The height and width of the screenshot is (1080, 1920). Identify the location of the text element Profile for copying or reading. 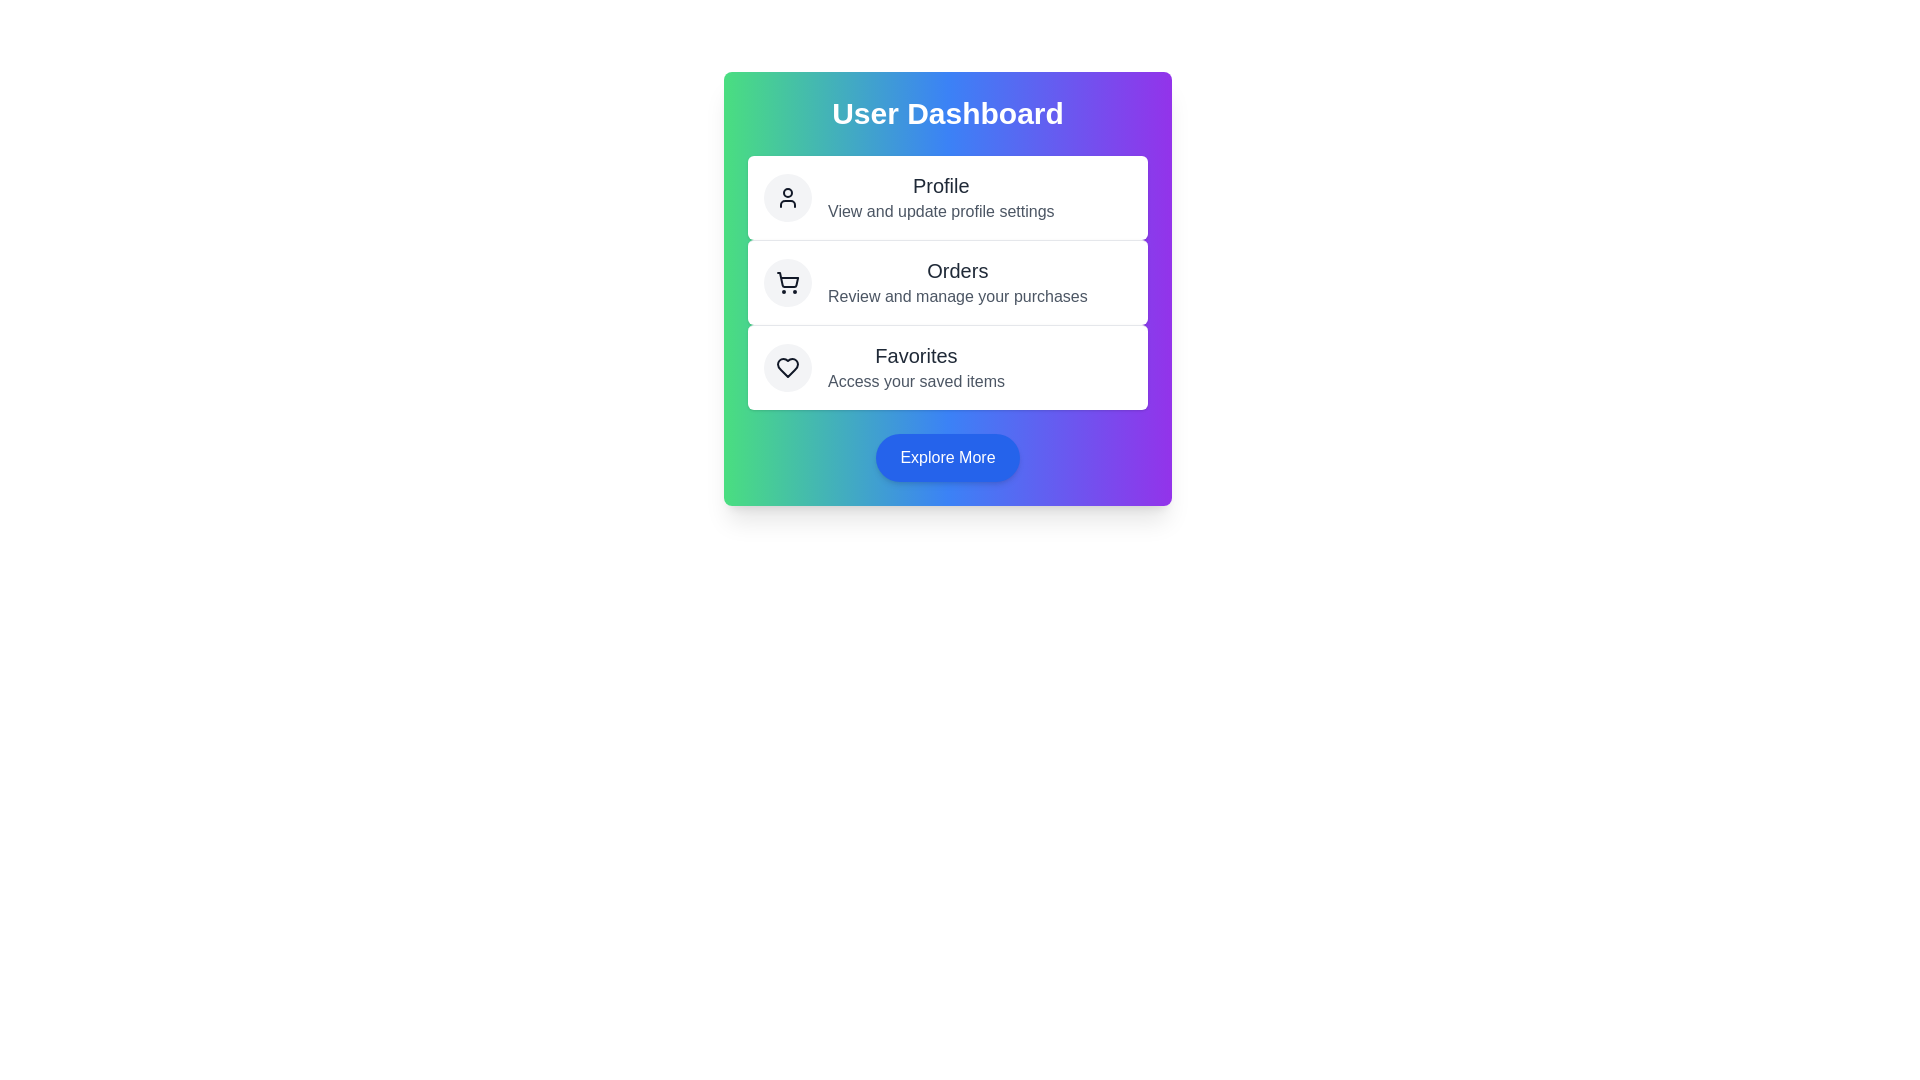
(939, 185).